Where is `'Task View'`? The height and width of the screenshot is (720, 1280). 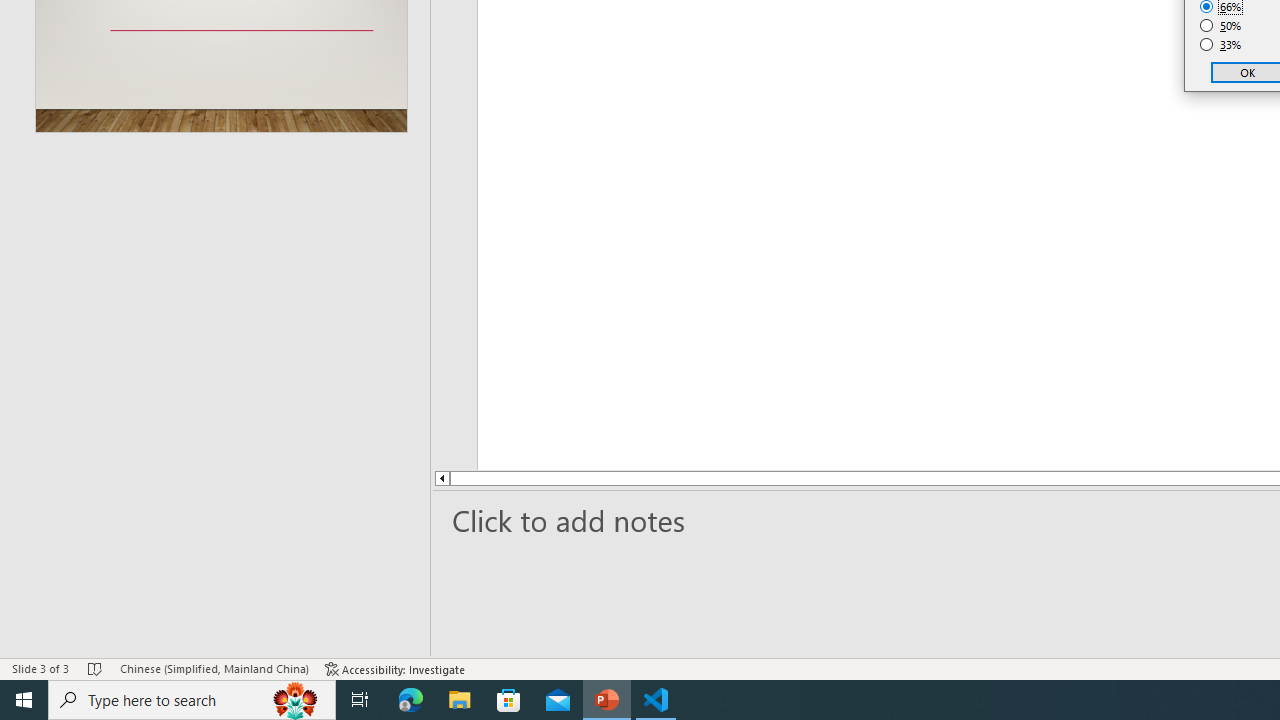
'Task View' is located at coordinates (359, 698).